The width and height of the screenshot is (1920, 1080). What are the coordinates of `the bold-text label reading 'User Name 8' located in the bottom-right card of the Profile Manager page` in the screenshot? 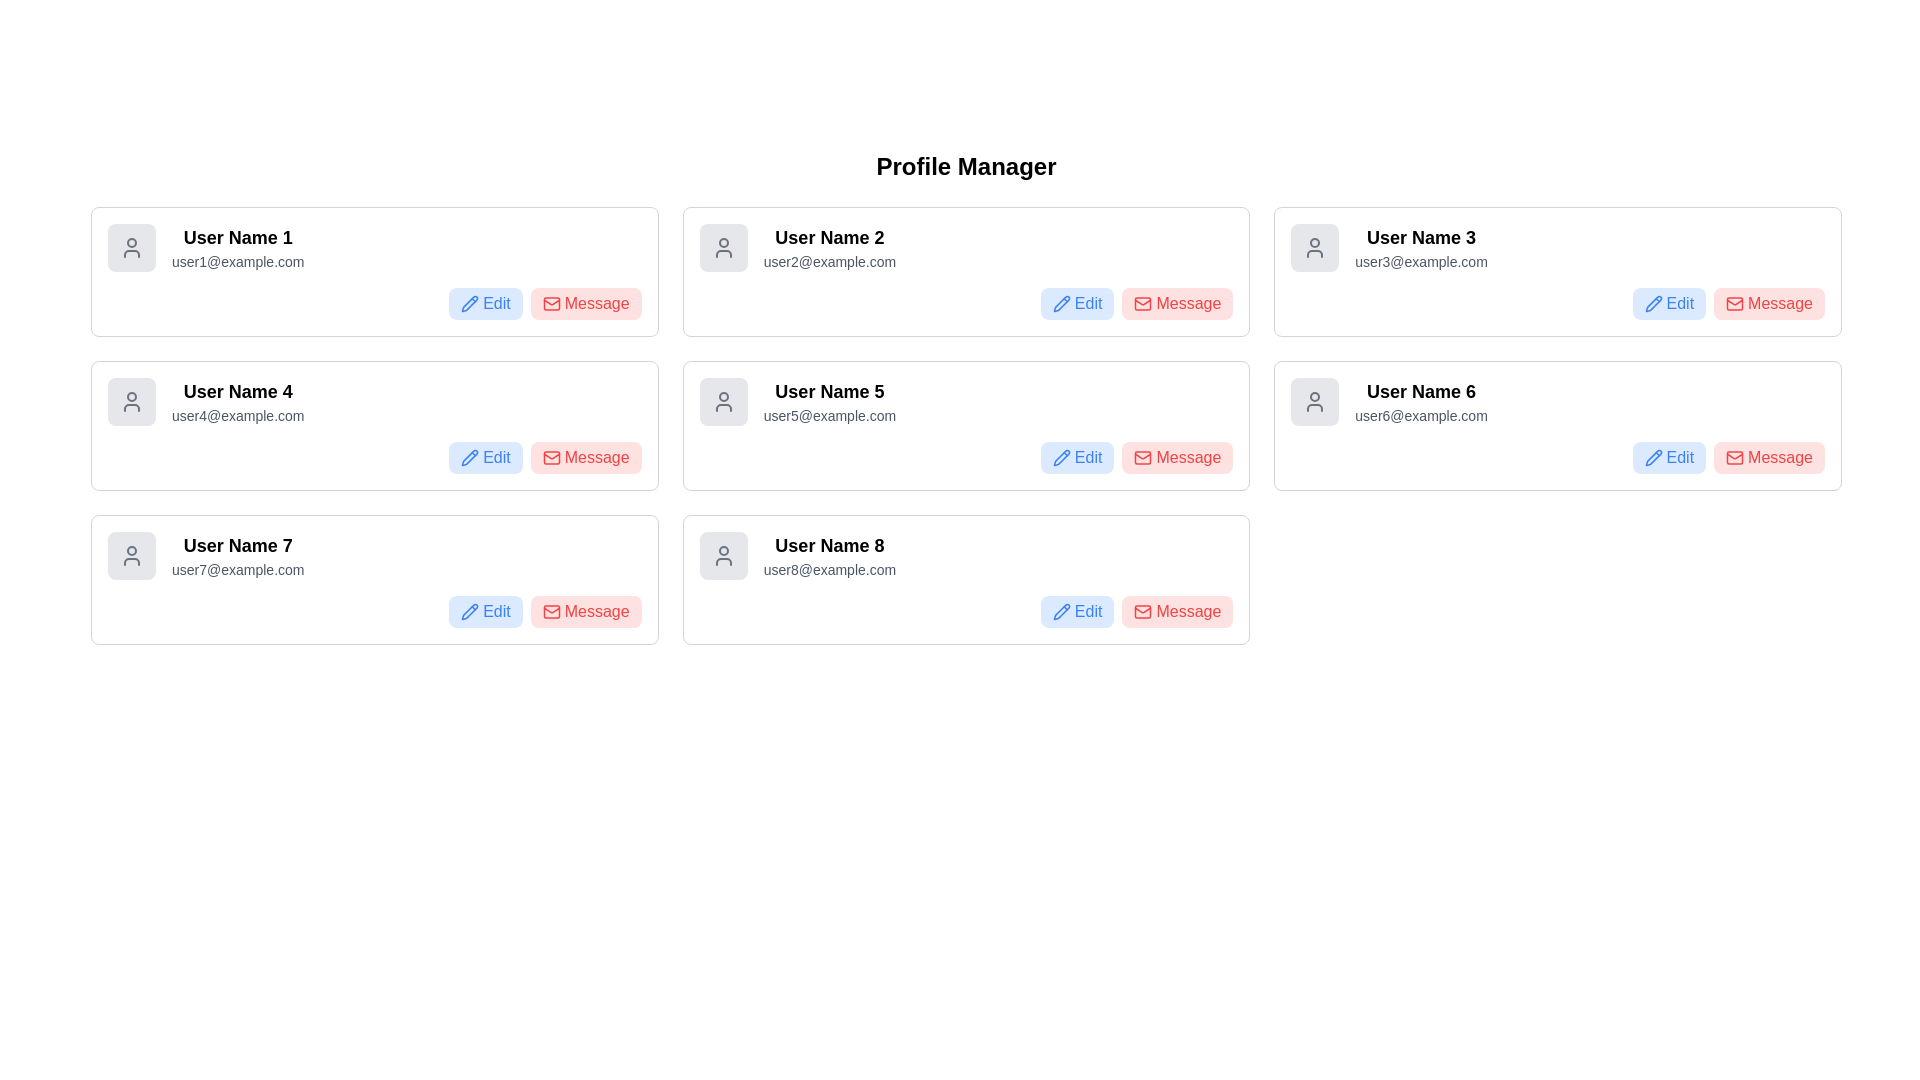 It's located at (829, 546).